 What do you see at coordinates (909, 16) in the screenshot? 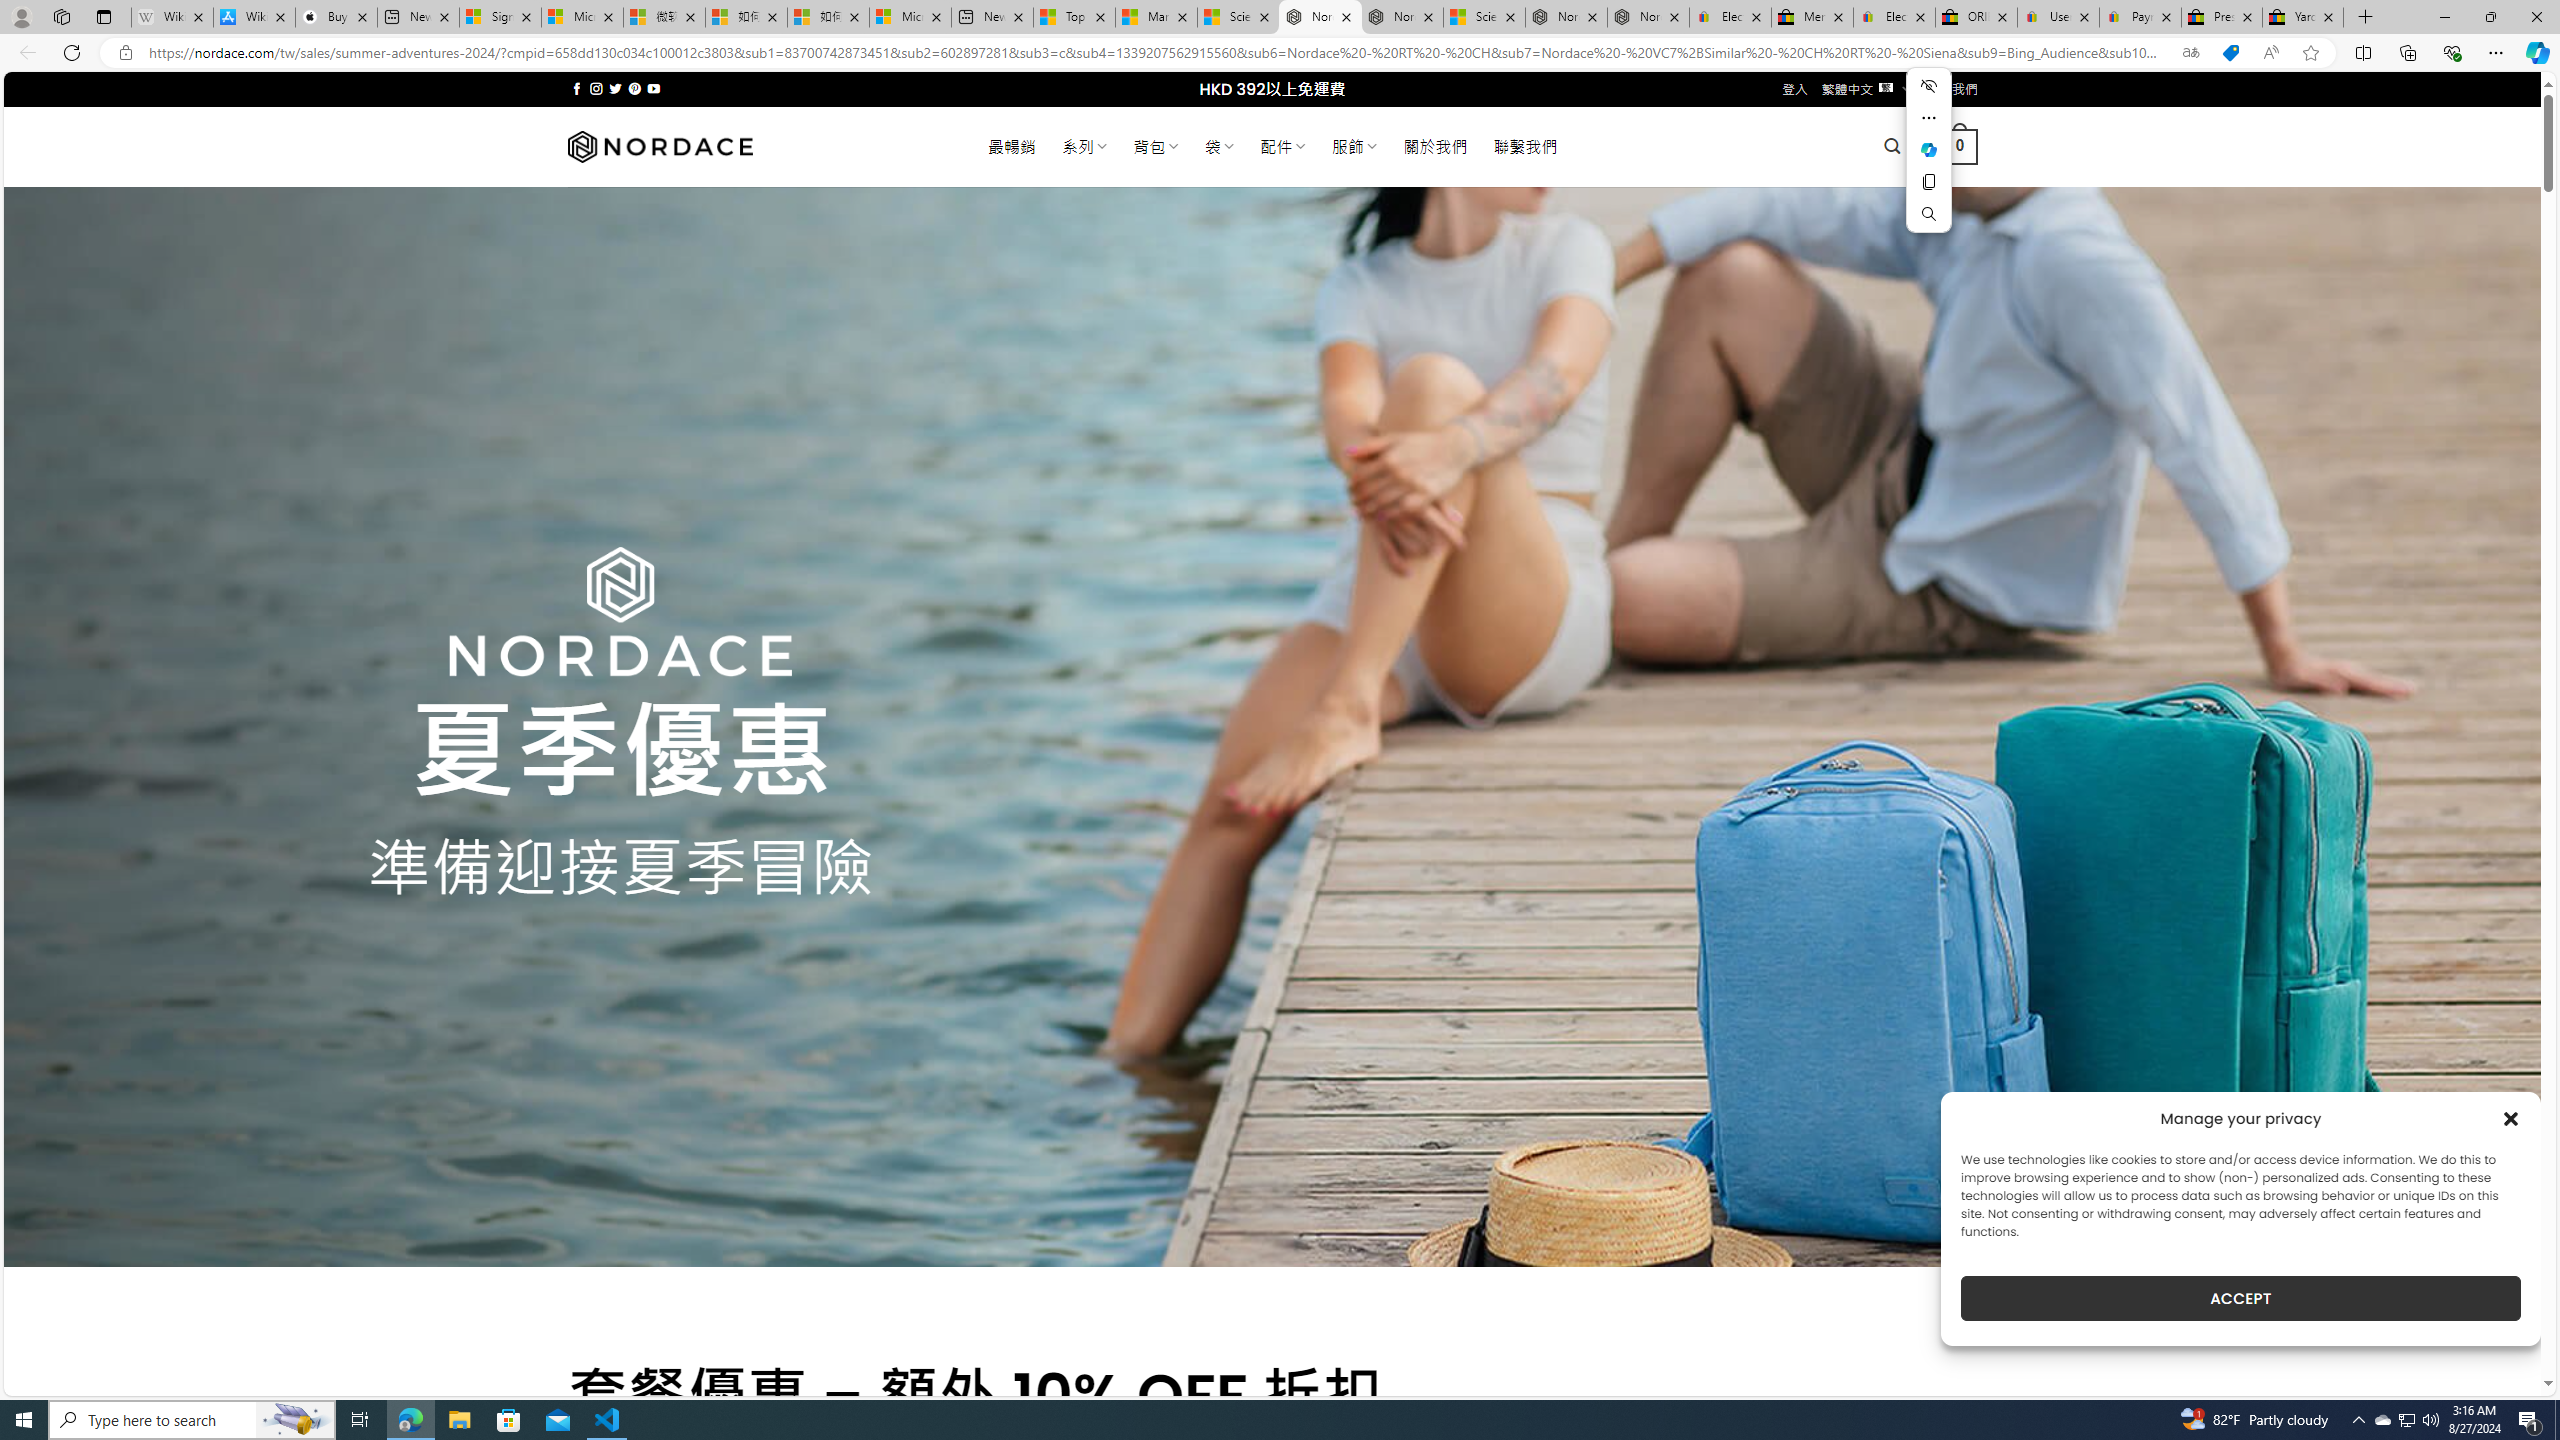
I see `'Microsoft account | Account Checkup'` at bounding box center [909, 16].